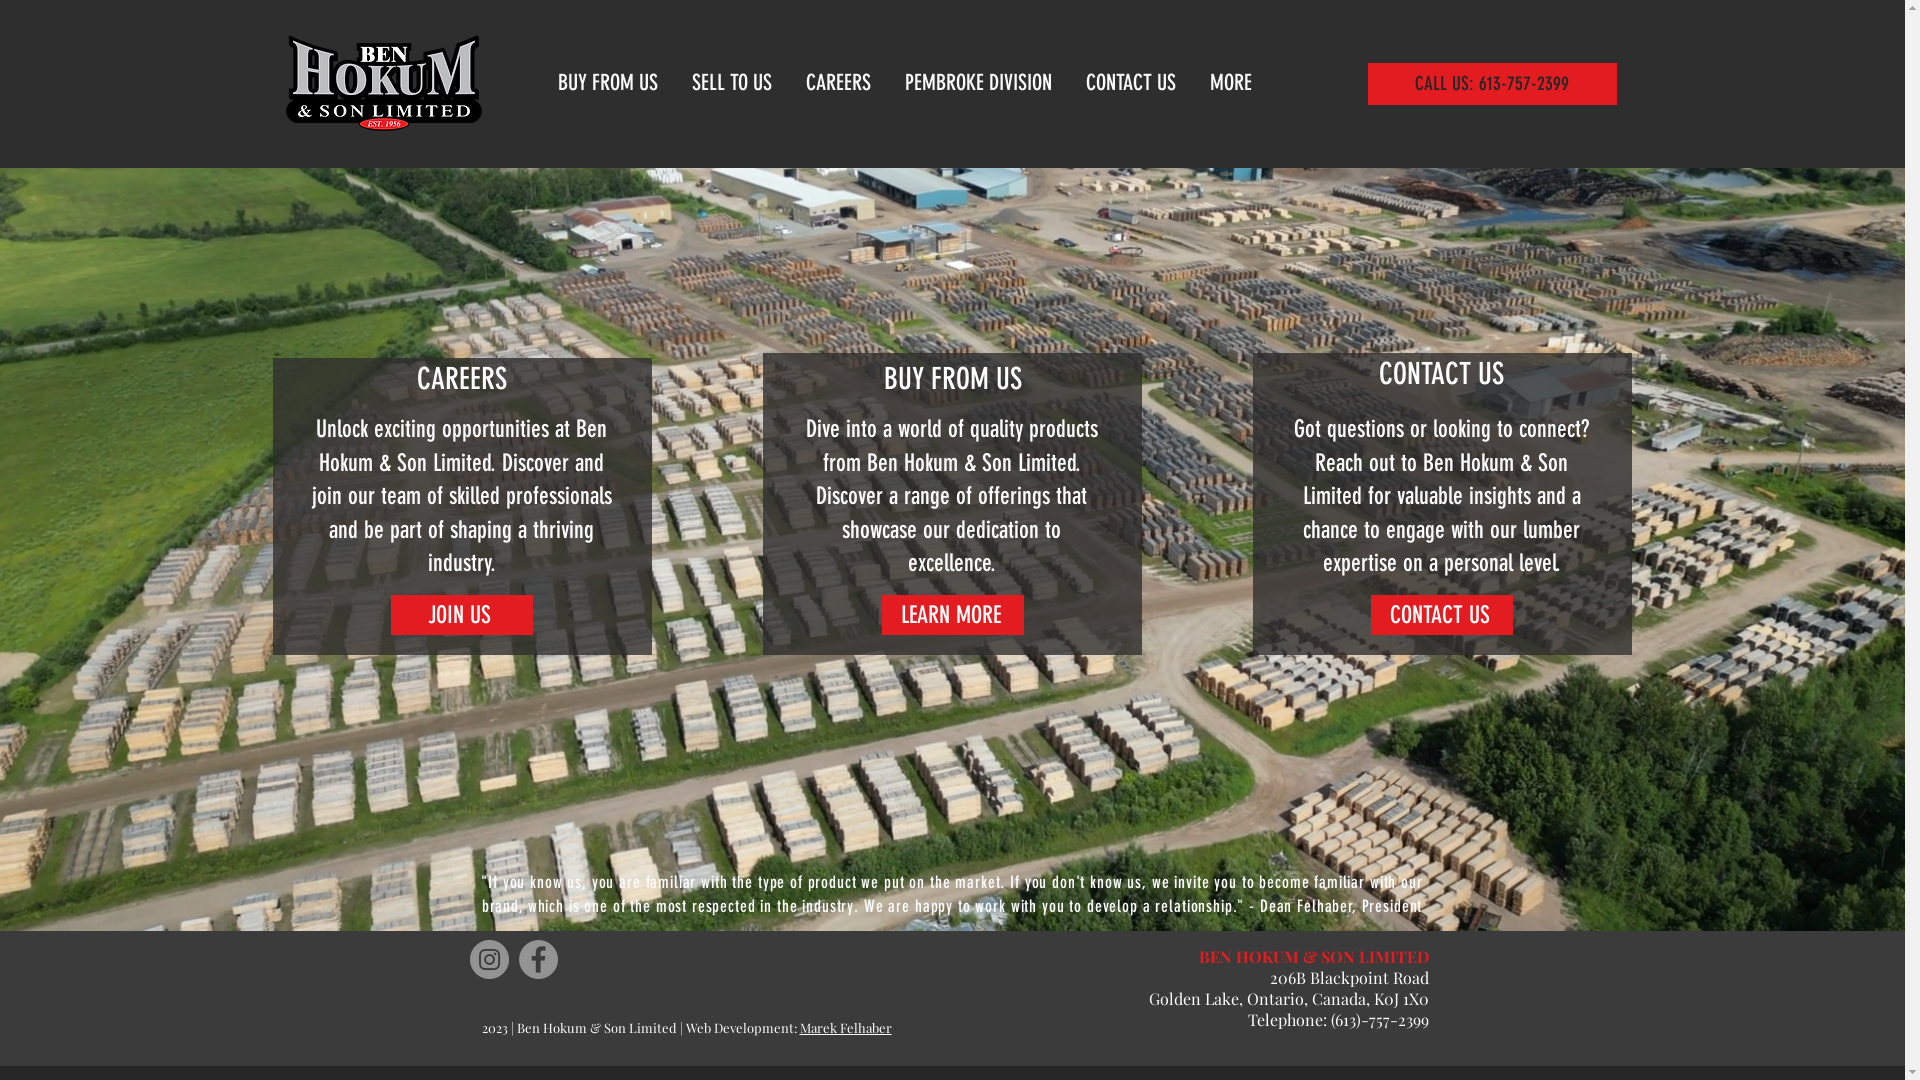  What do you see at coordinates (980, 82) in the screenshot?
I see `'PEMBROKE DIVISION'` at bounding box center [980, 82].